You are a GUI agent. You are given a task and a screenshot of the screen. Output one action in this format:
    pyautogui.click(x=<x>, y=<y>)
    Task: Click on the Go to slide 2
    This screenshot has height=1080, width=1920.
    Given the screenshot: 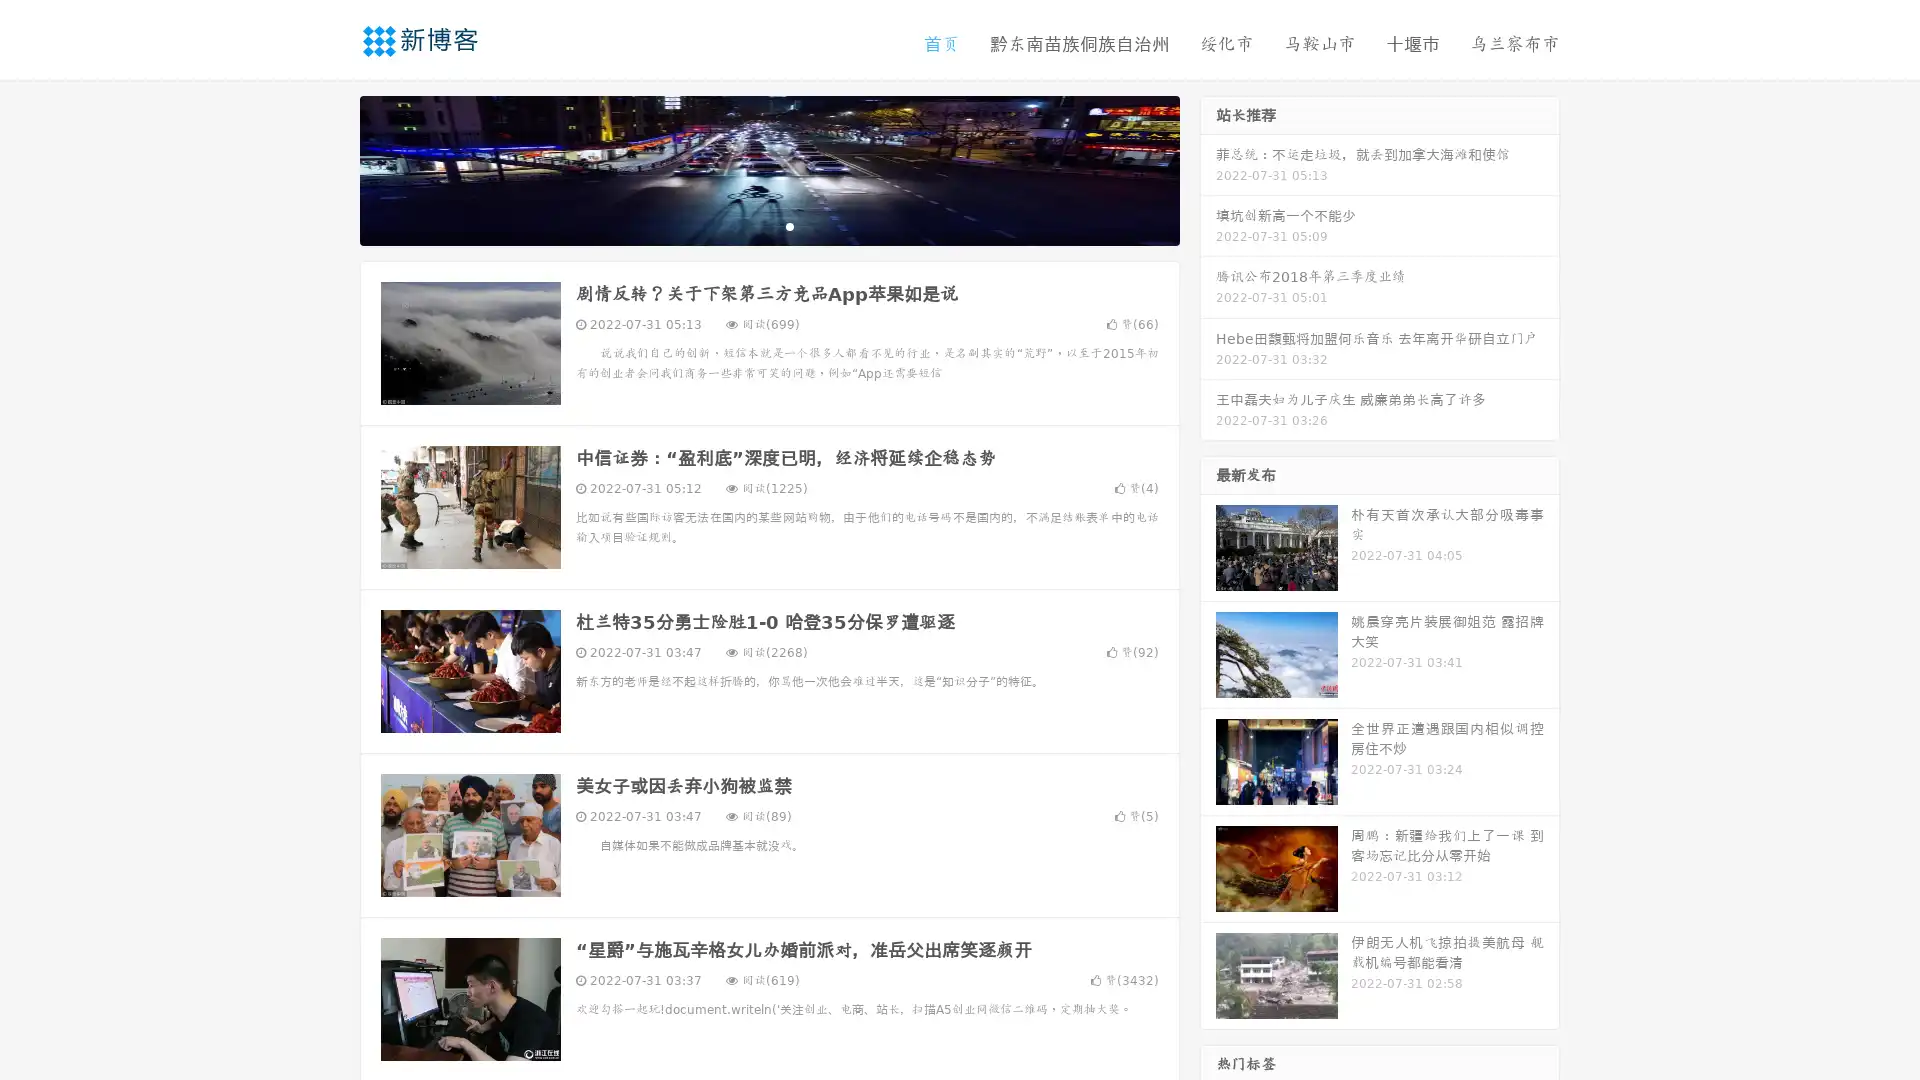 What is the action you would take?
    pyautogui.click(x=768, y=225)
    